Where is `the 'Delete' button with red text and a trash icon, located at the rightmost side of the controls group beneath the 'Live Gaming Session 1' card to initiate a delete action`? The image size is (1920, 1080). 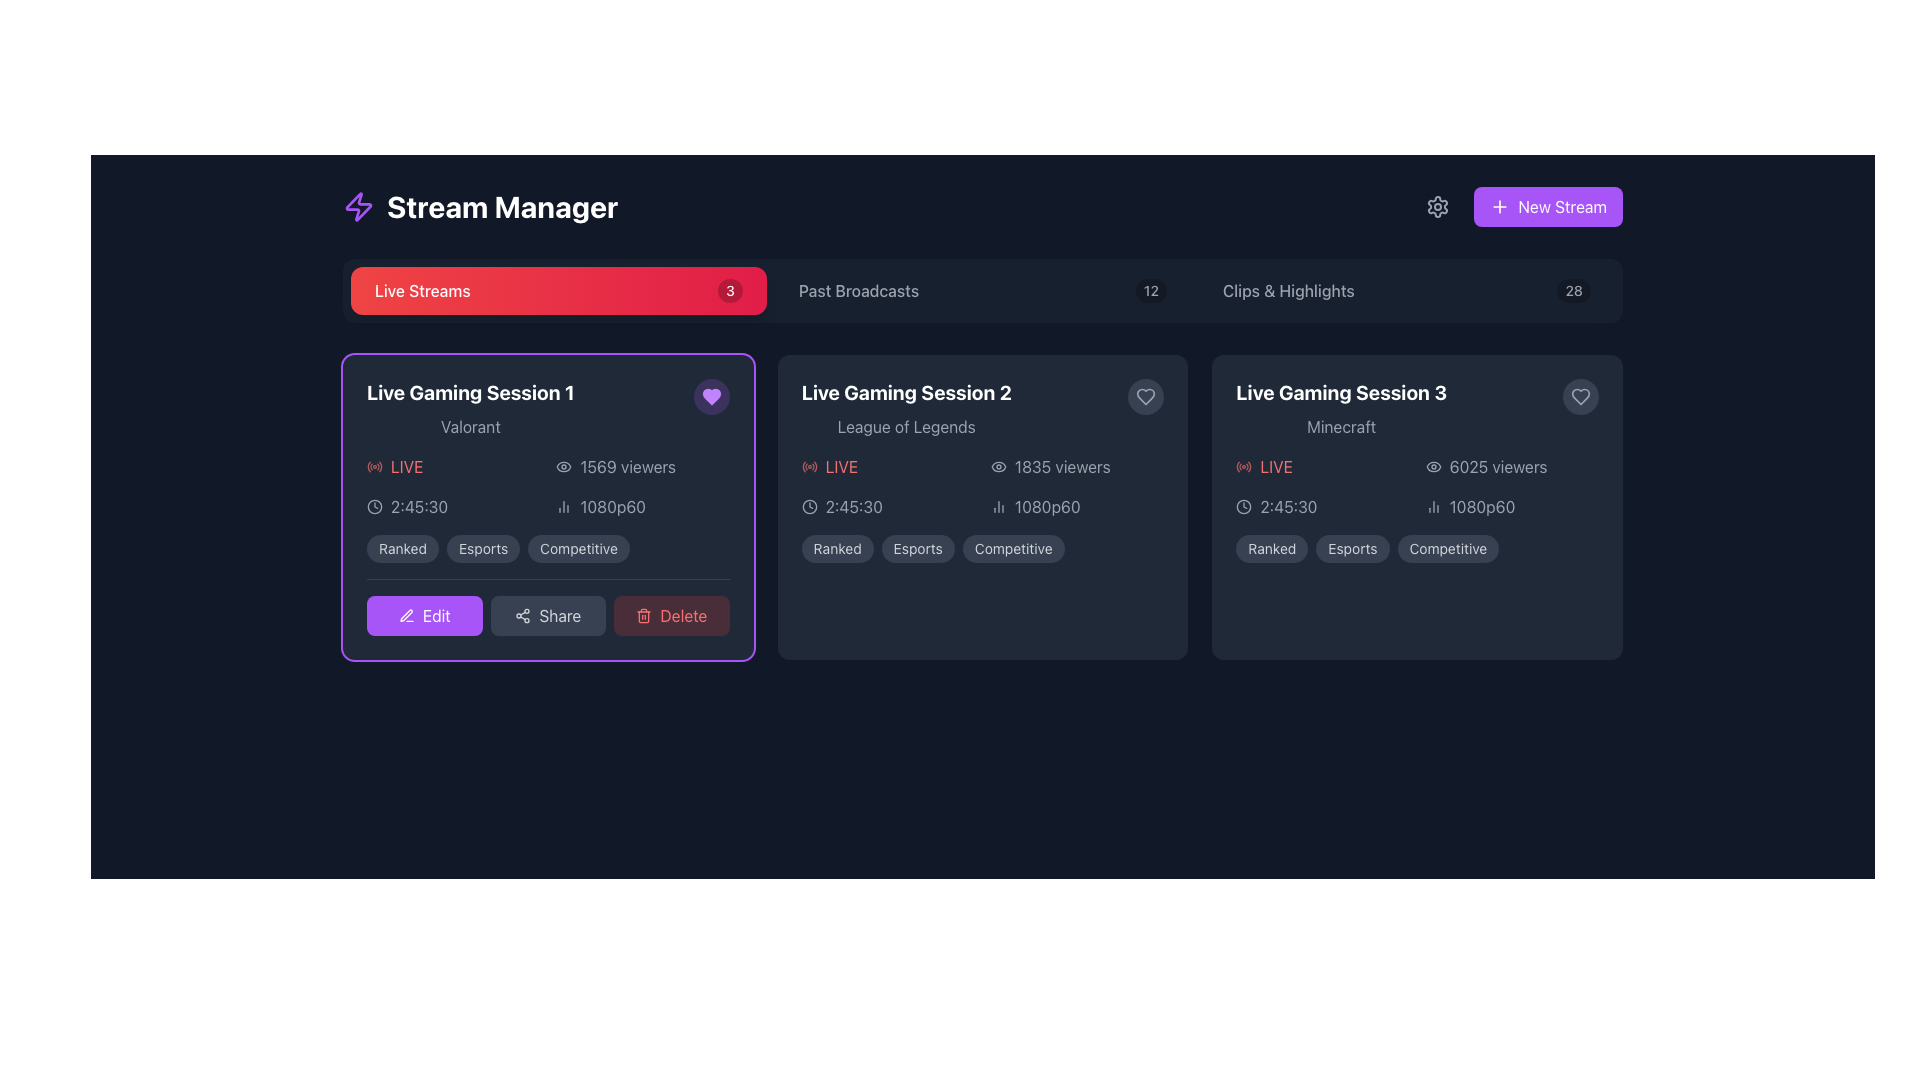
the 'Delete' button with red text and a trash icon, located at the rightmost side of the controls group beneath the 'Live Gaming Session 1' card to initiate a delete action is located at coordinates (671, 615).